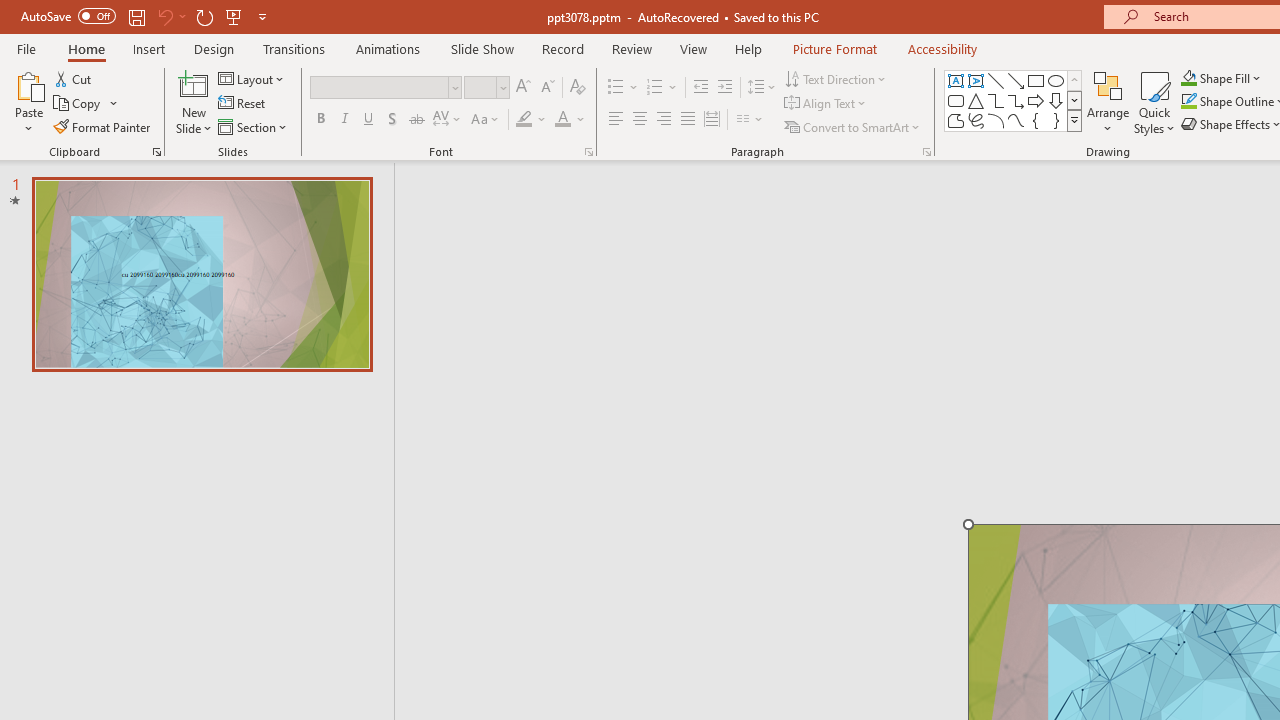 The height and width of the screenshot is (720, 1280). What do you see at coordinates (1189, 101) in the screenshot?
I see `'Shape Outline Green, Accent 1'` at bounding box center [1189, 101].